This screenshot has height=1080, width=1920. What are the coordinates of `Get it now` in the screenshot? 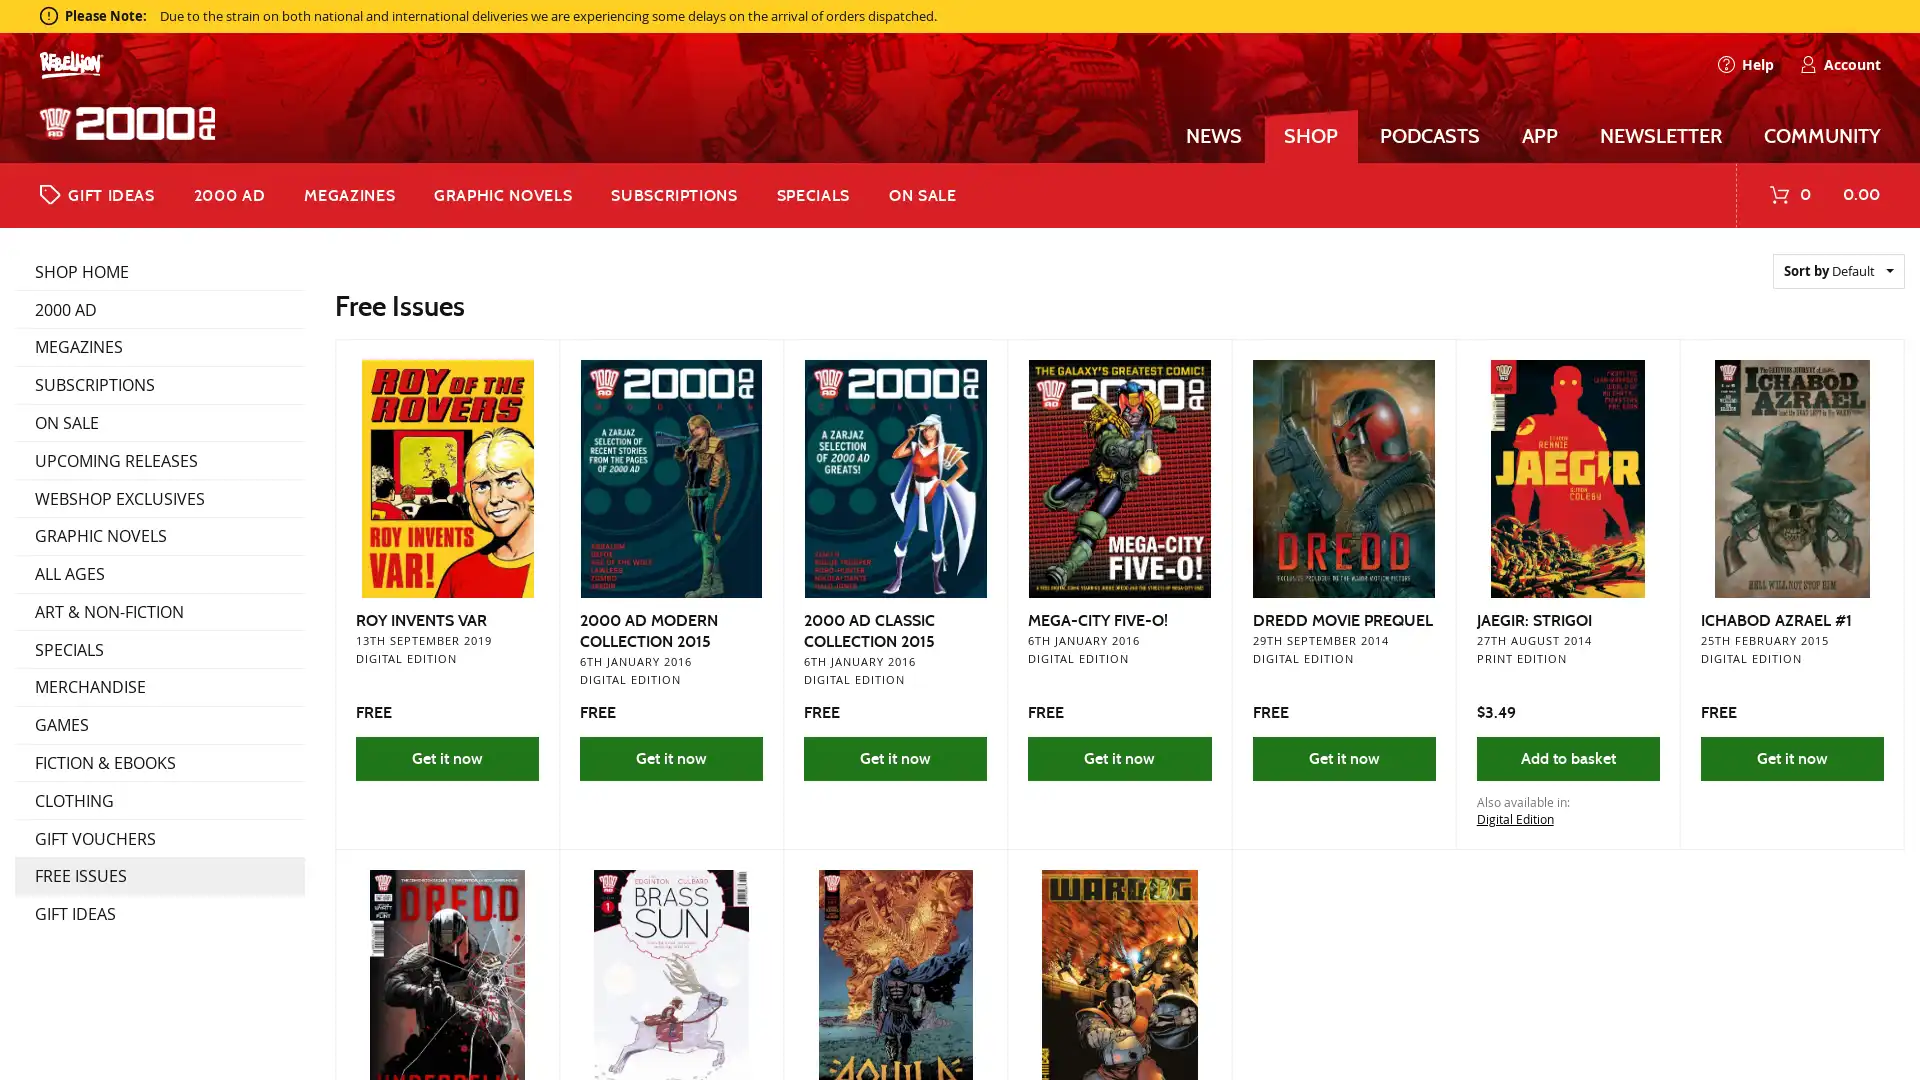 It's located at (671, 758).